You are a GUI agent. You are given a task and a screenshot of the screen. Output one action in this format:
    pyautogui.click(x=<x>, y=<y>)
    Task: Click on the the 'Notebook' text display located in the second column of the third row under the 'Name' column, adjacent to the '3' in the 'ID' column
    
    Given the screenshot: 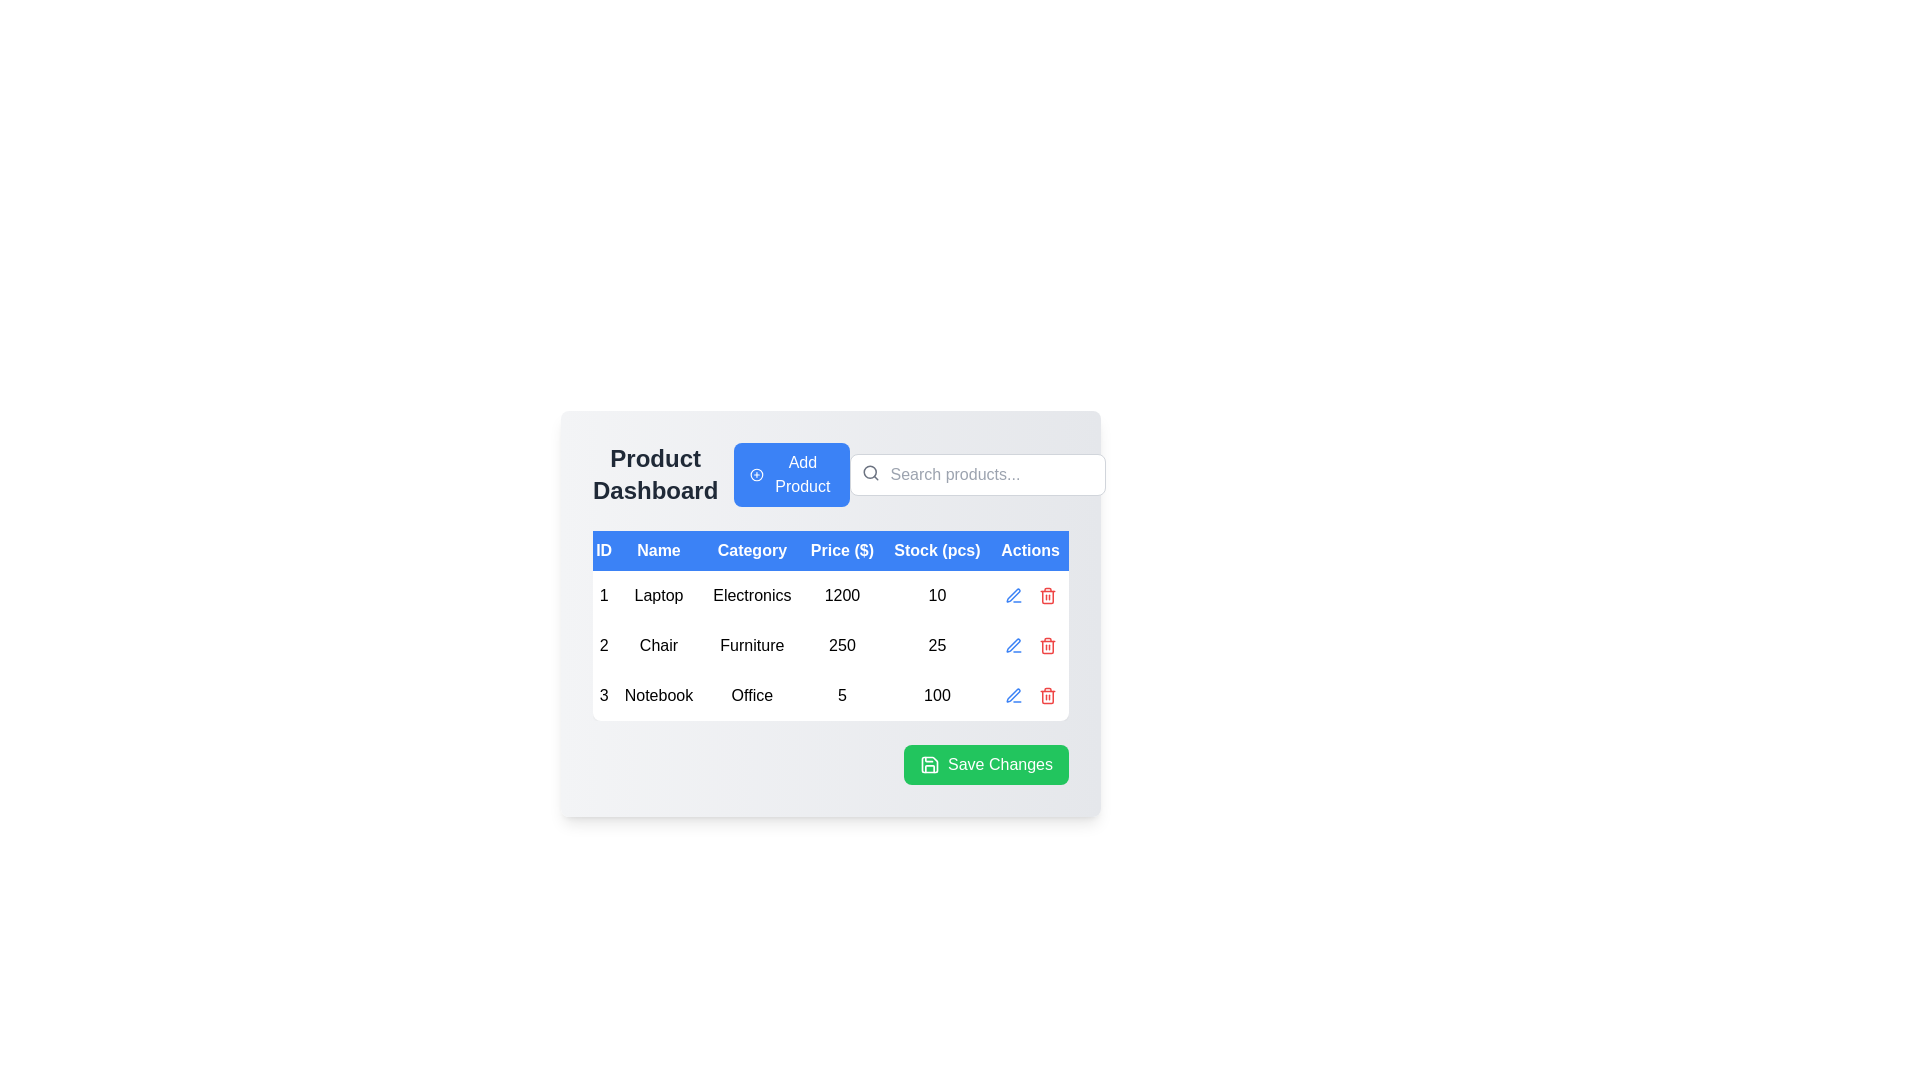 What is the action you would take?
    pyautogui.click(x=658, y=694)
    